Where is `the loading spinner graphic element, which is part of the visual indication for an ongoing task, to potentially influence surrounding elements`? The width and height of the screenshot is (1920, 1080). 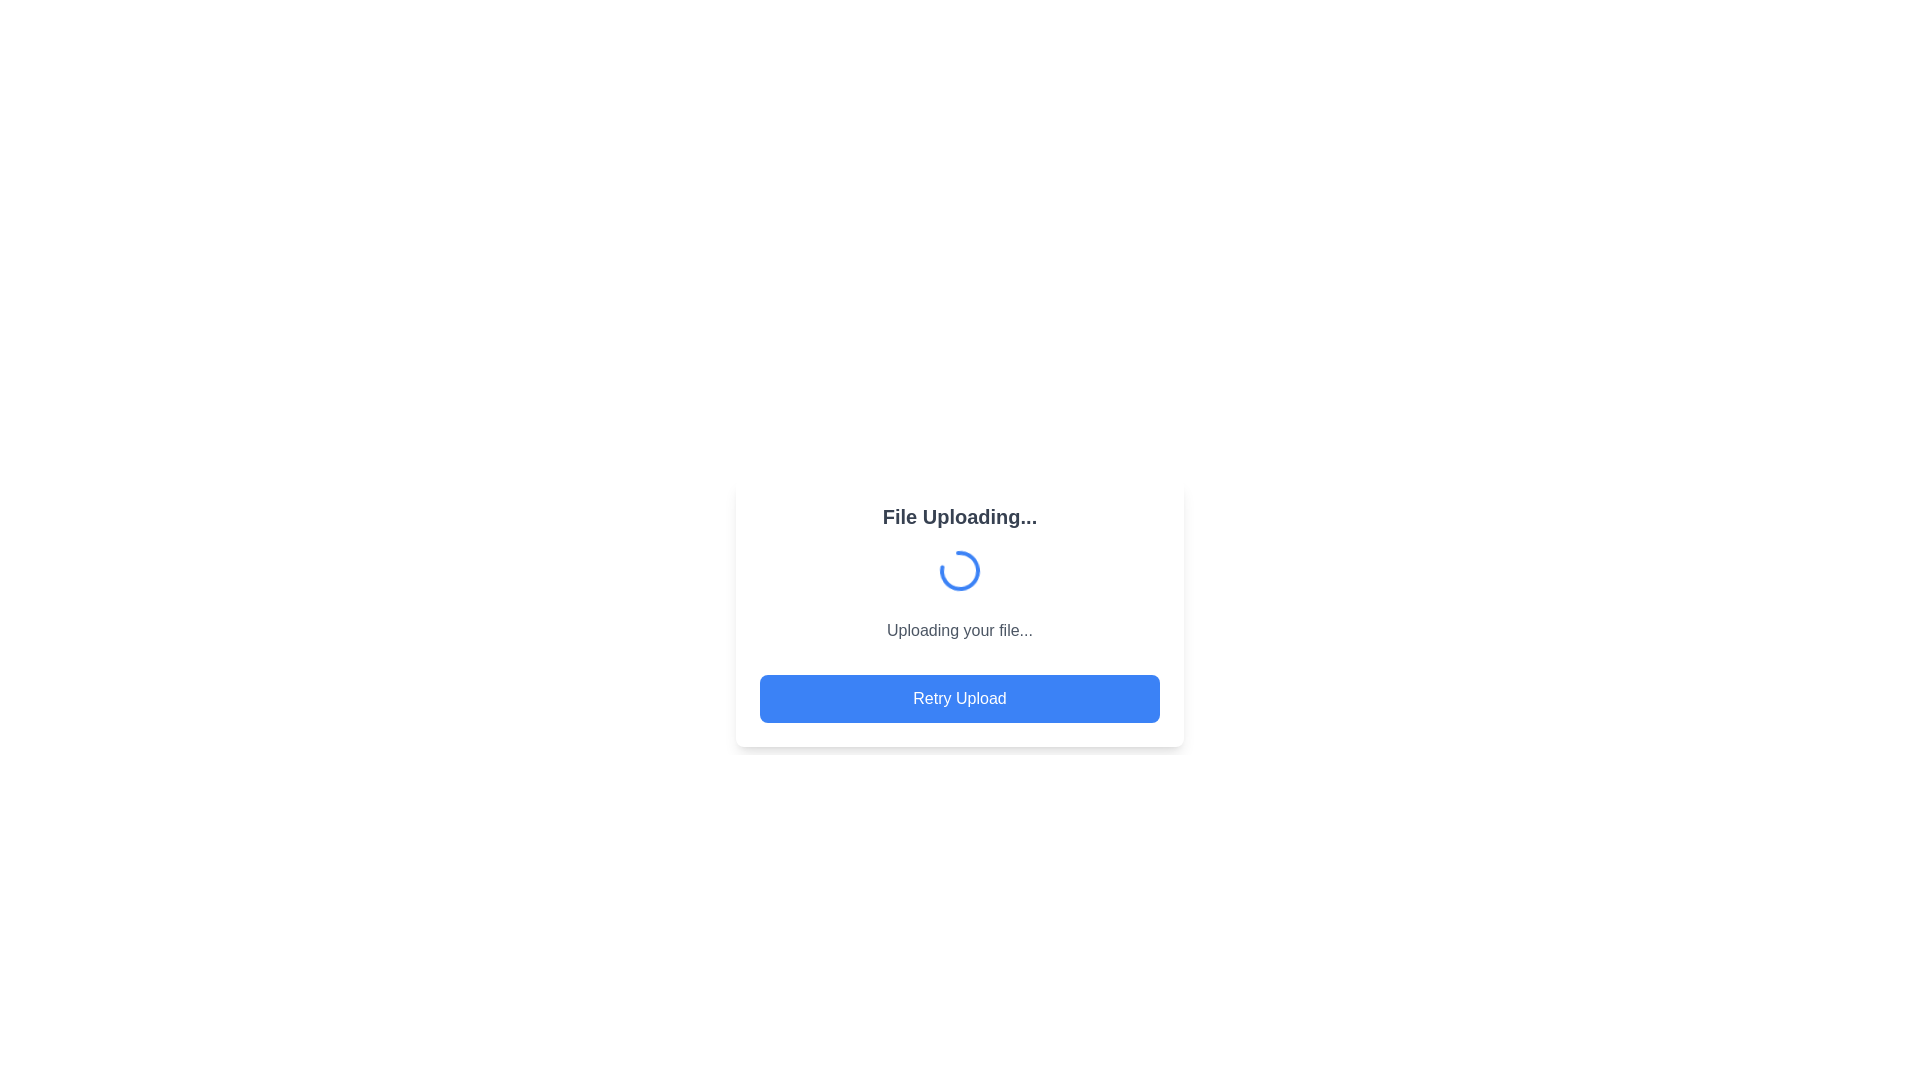 the loading spinner graphic element, which is part of the visual indication for an ongoing task, to potentially influence surrounding elements is located at coordinates (960, 570).